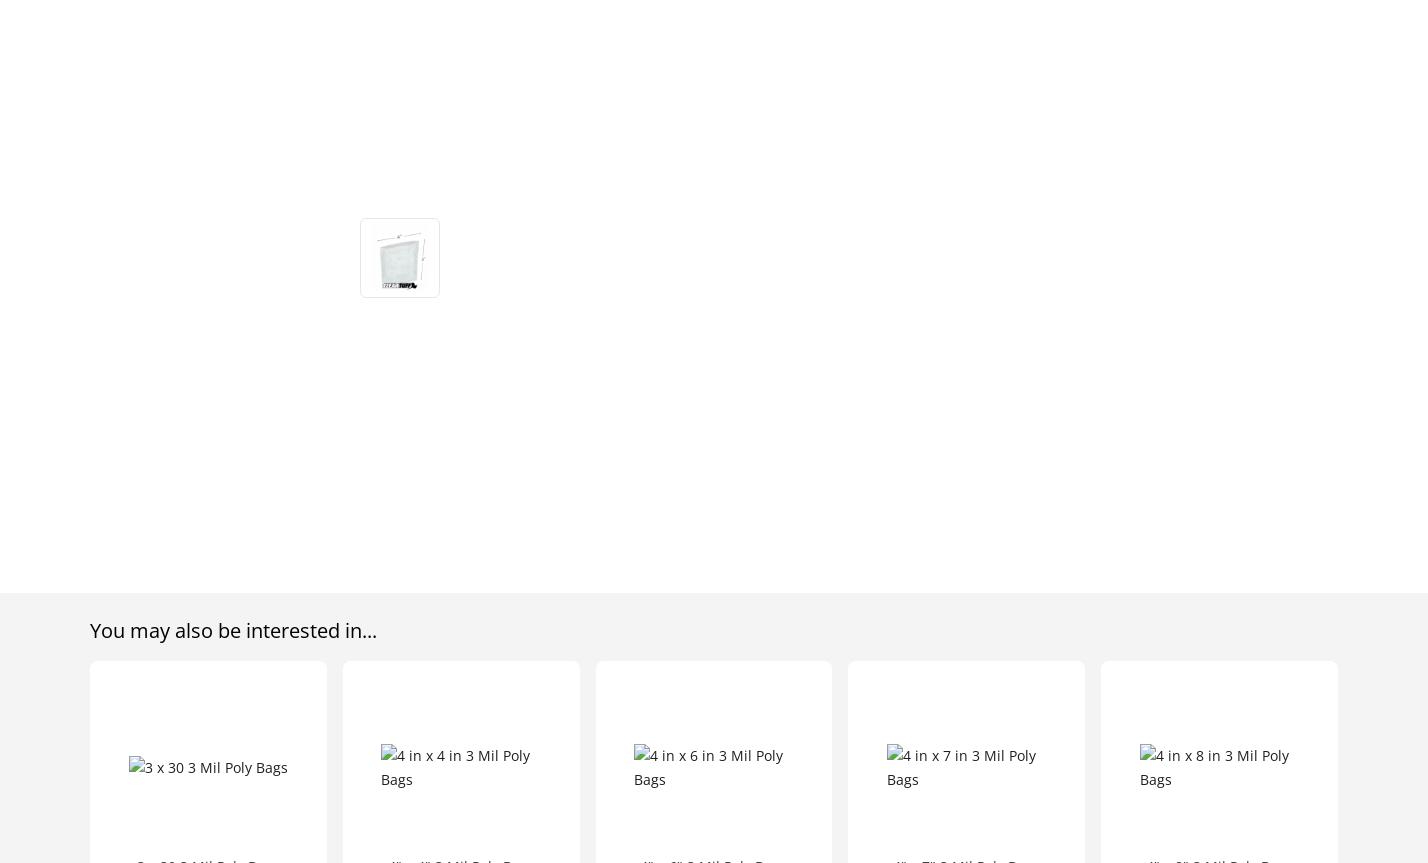 The image size is (1428, 863). What do you see at coordinates (1176, 42) in the screenshot?
I see `'Interactive Catalog'` at bounding box center [1176, 42].